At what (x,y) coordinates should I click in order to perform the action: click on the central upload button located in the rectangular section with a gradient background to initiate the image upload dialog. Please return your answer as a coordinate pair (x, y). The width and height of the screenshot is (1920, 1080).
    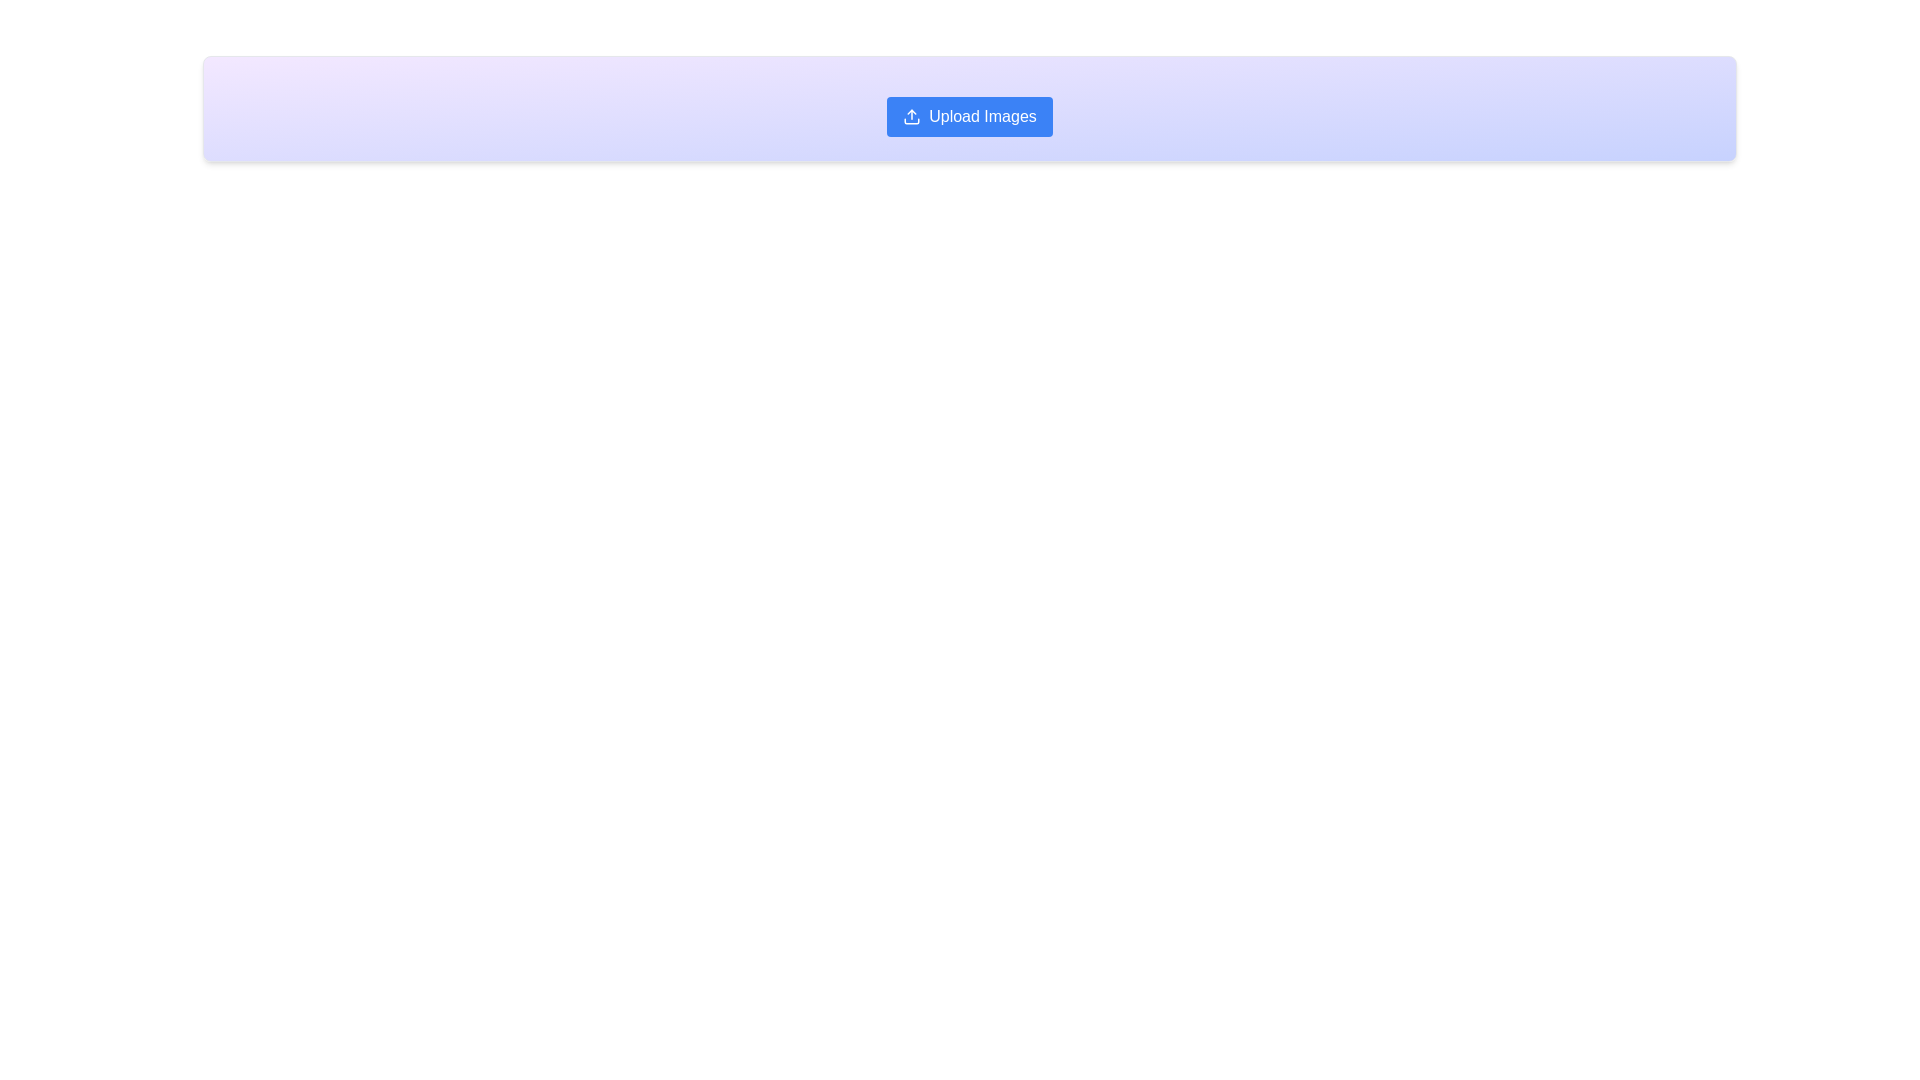
    Looking at the image, I should click on (969, 116).